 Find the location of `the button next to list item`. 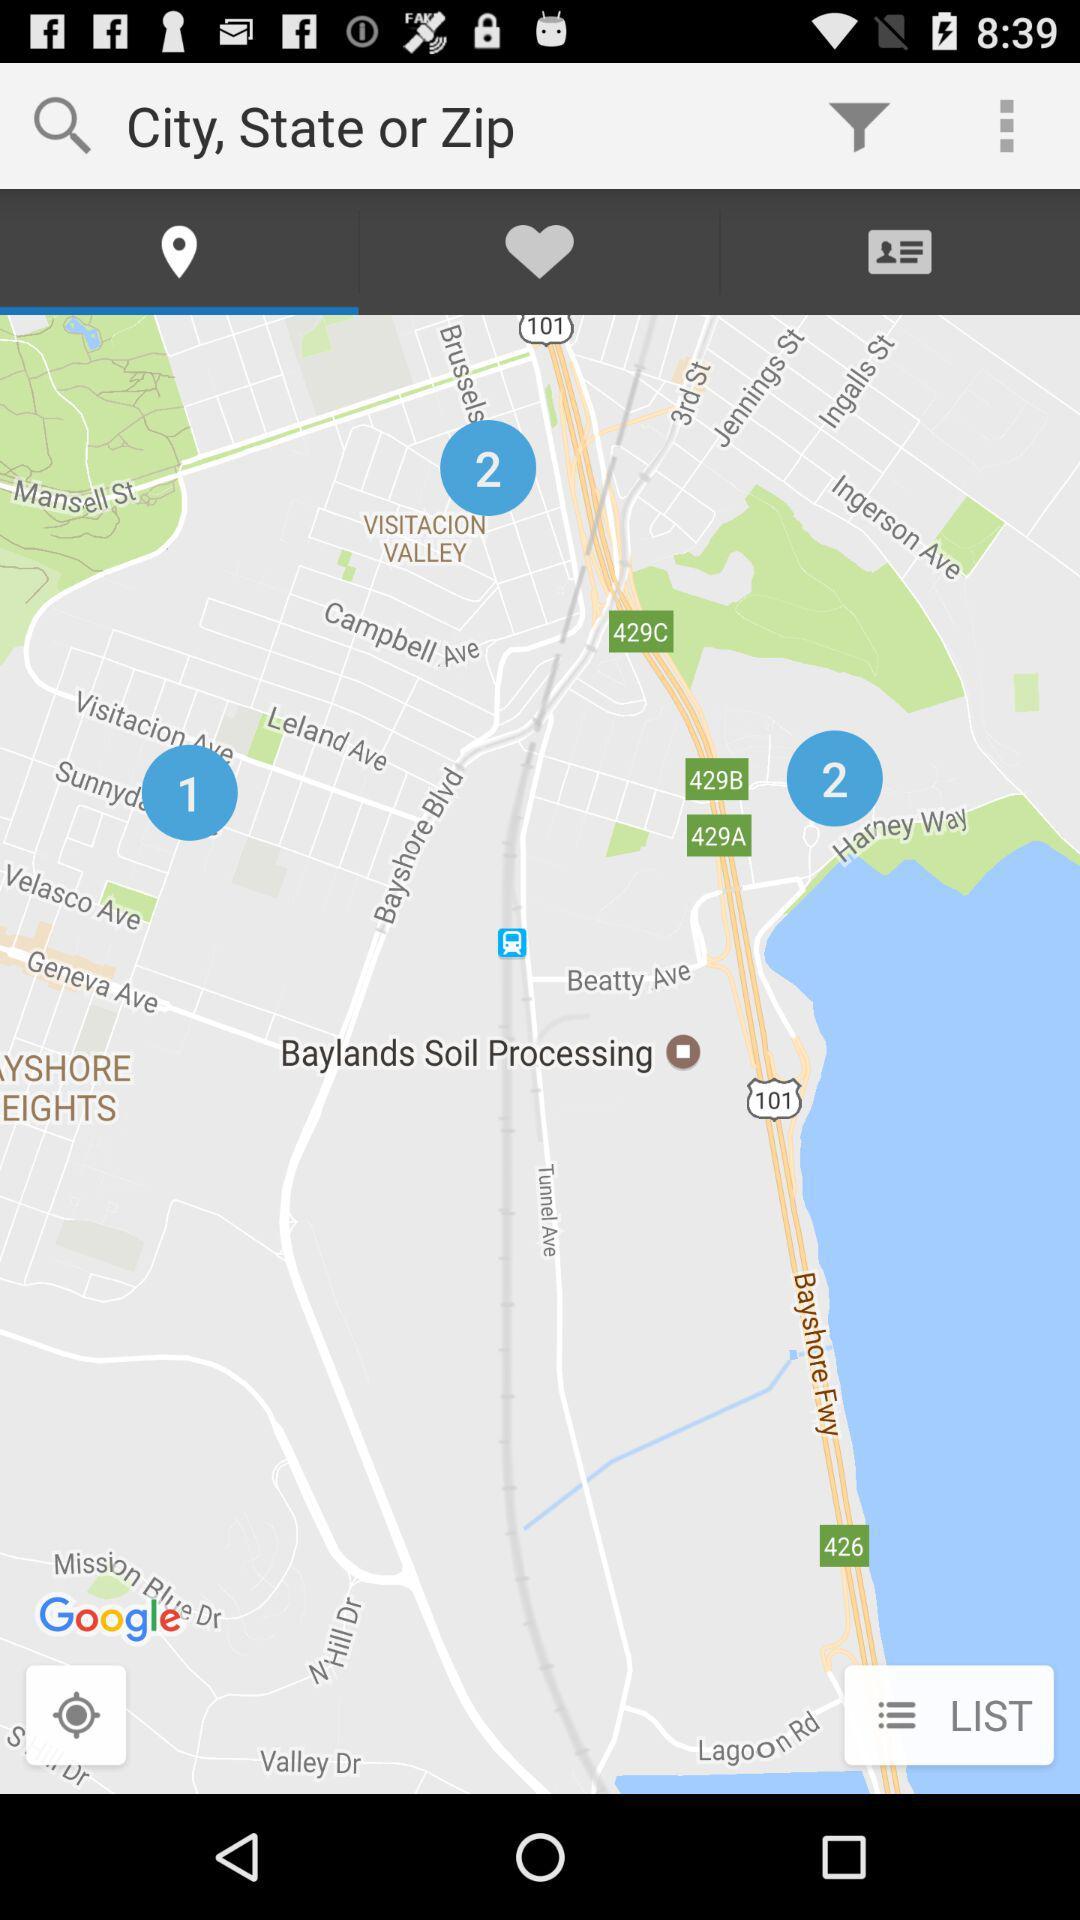

the button next to list item is located at coordinates (75, 1716).